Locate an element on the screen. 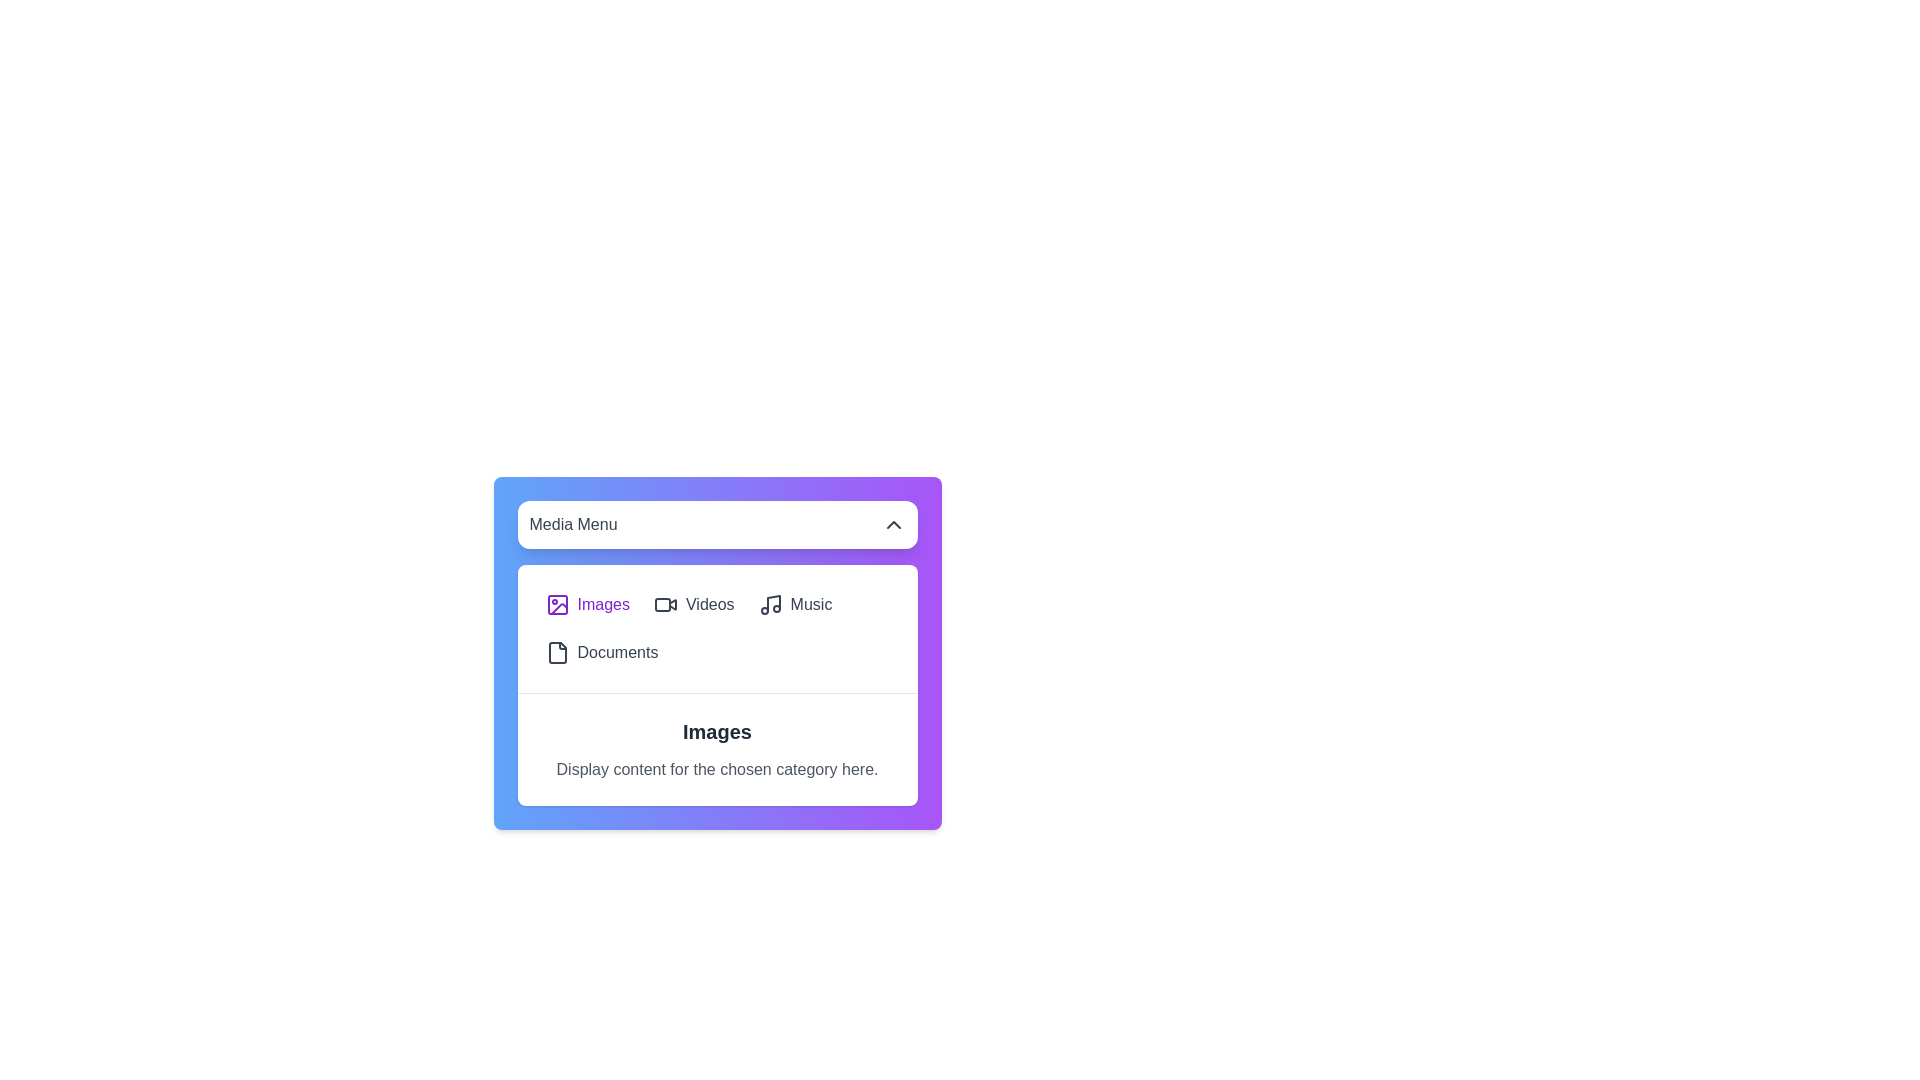 The image size is (1920, 1080). to select the 'Images' category from the first option in the Media Menu located below the header is located at coordinates (586, 604).